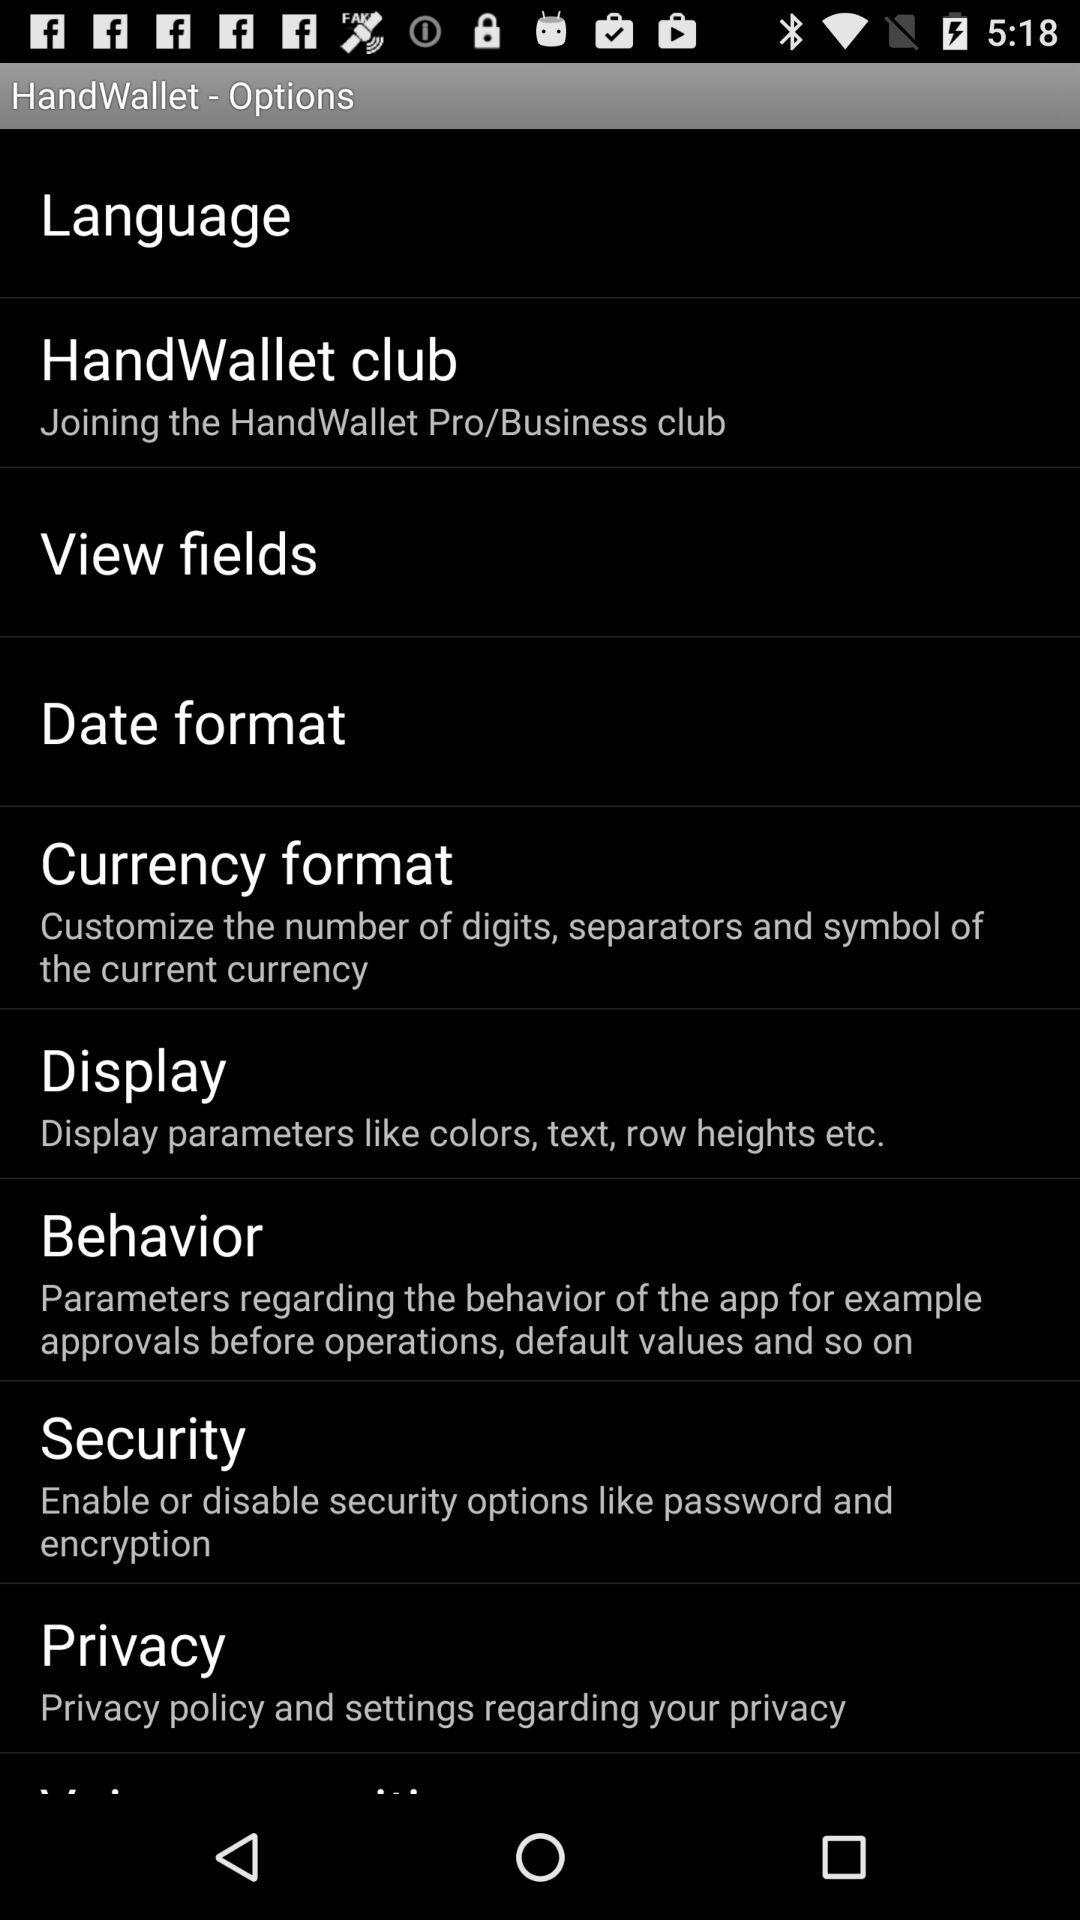 This screenshot has width=1080, height=1920. I want to click on the voice recognition app, so click(261, 1781).